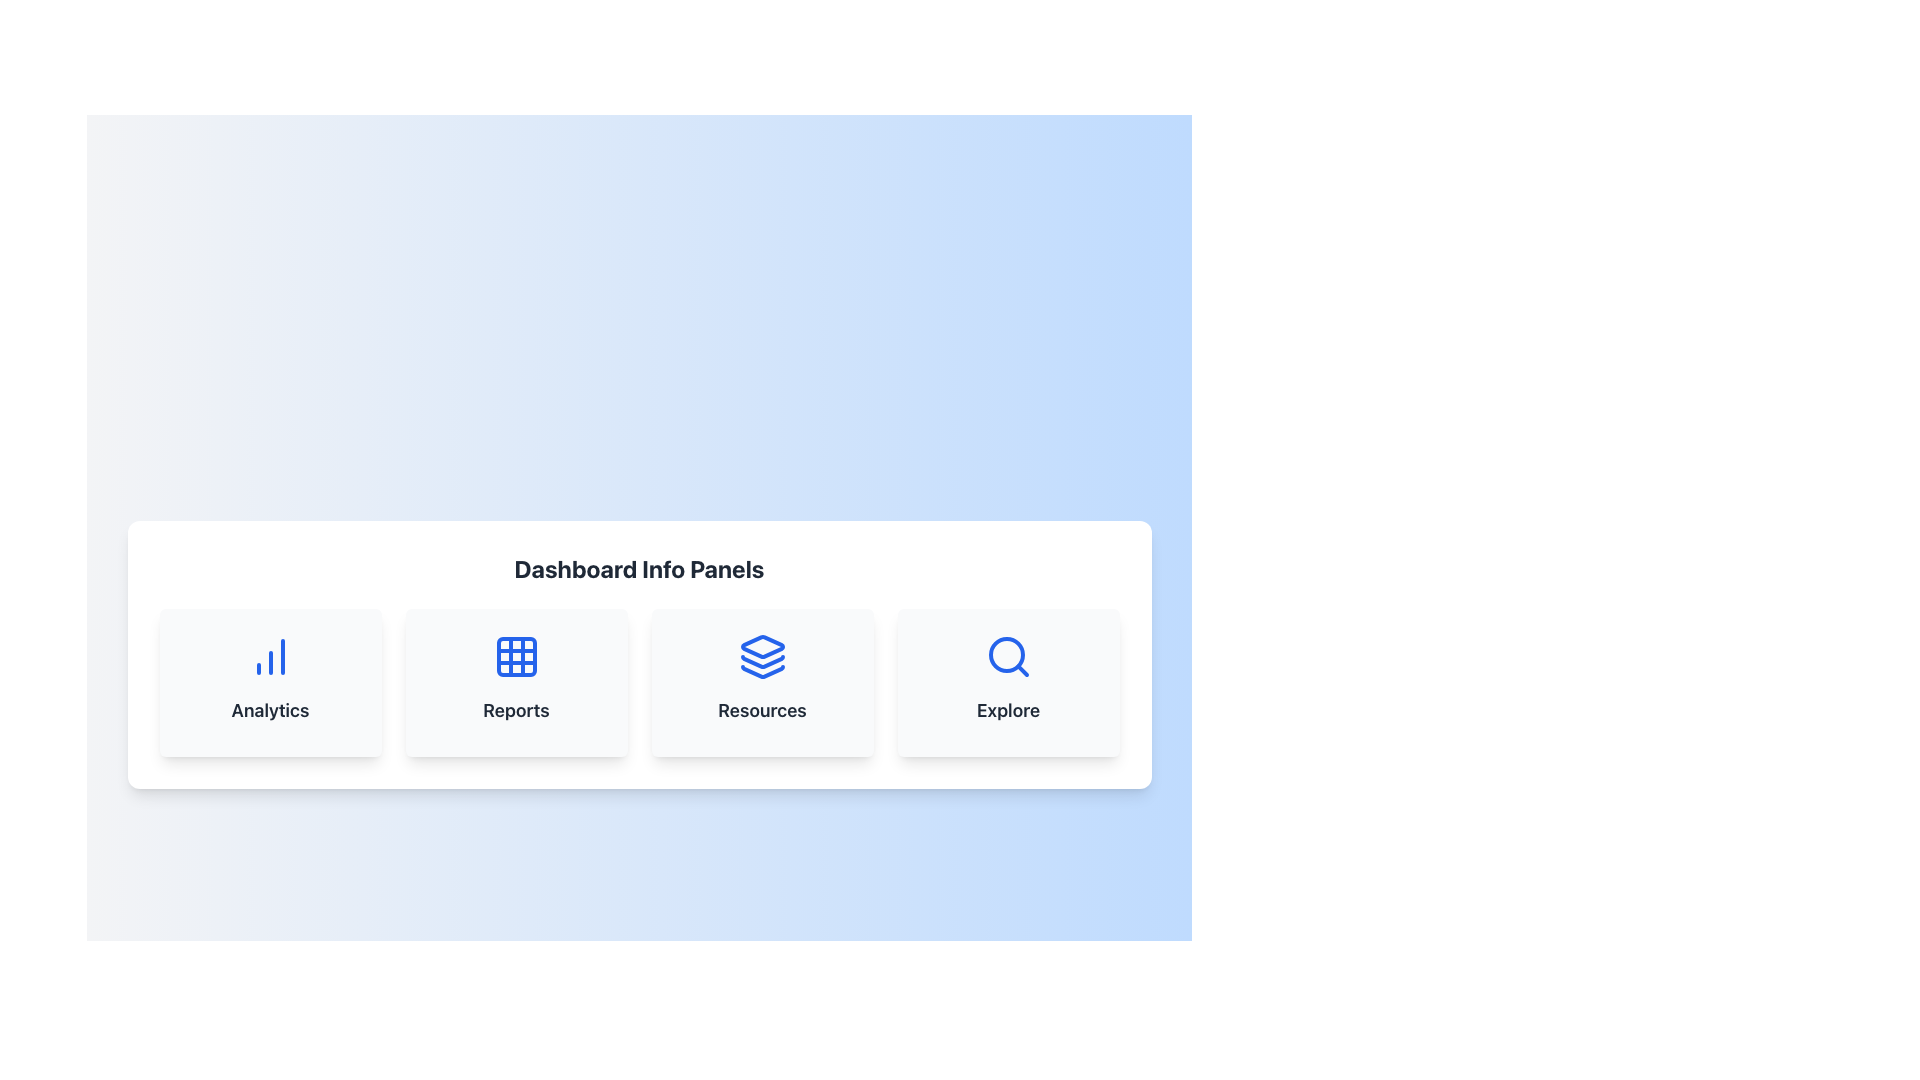  I want to click on the small blue icon design located at the bottom of the stack of three layers in the 'Resources' section of the panel, so click(761, 671).